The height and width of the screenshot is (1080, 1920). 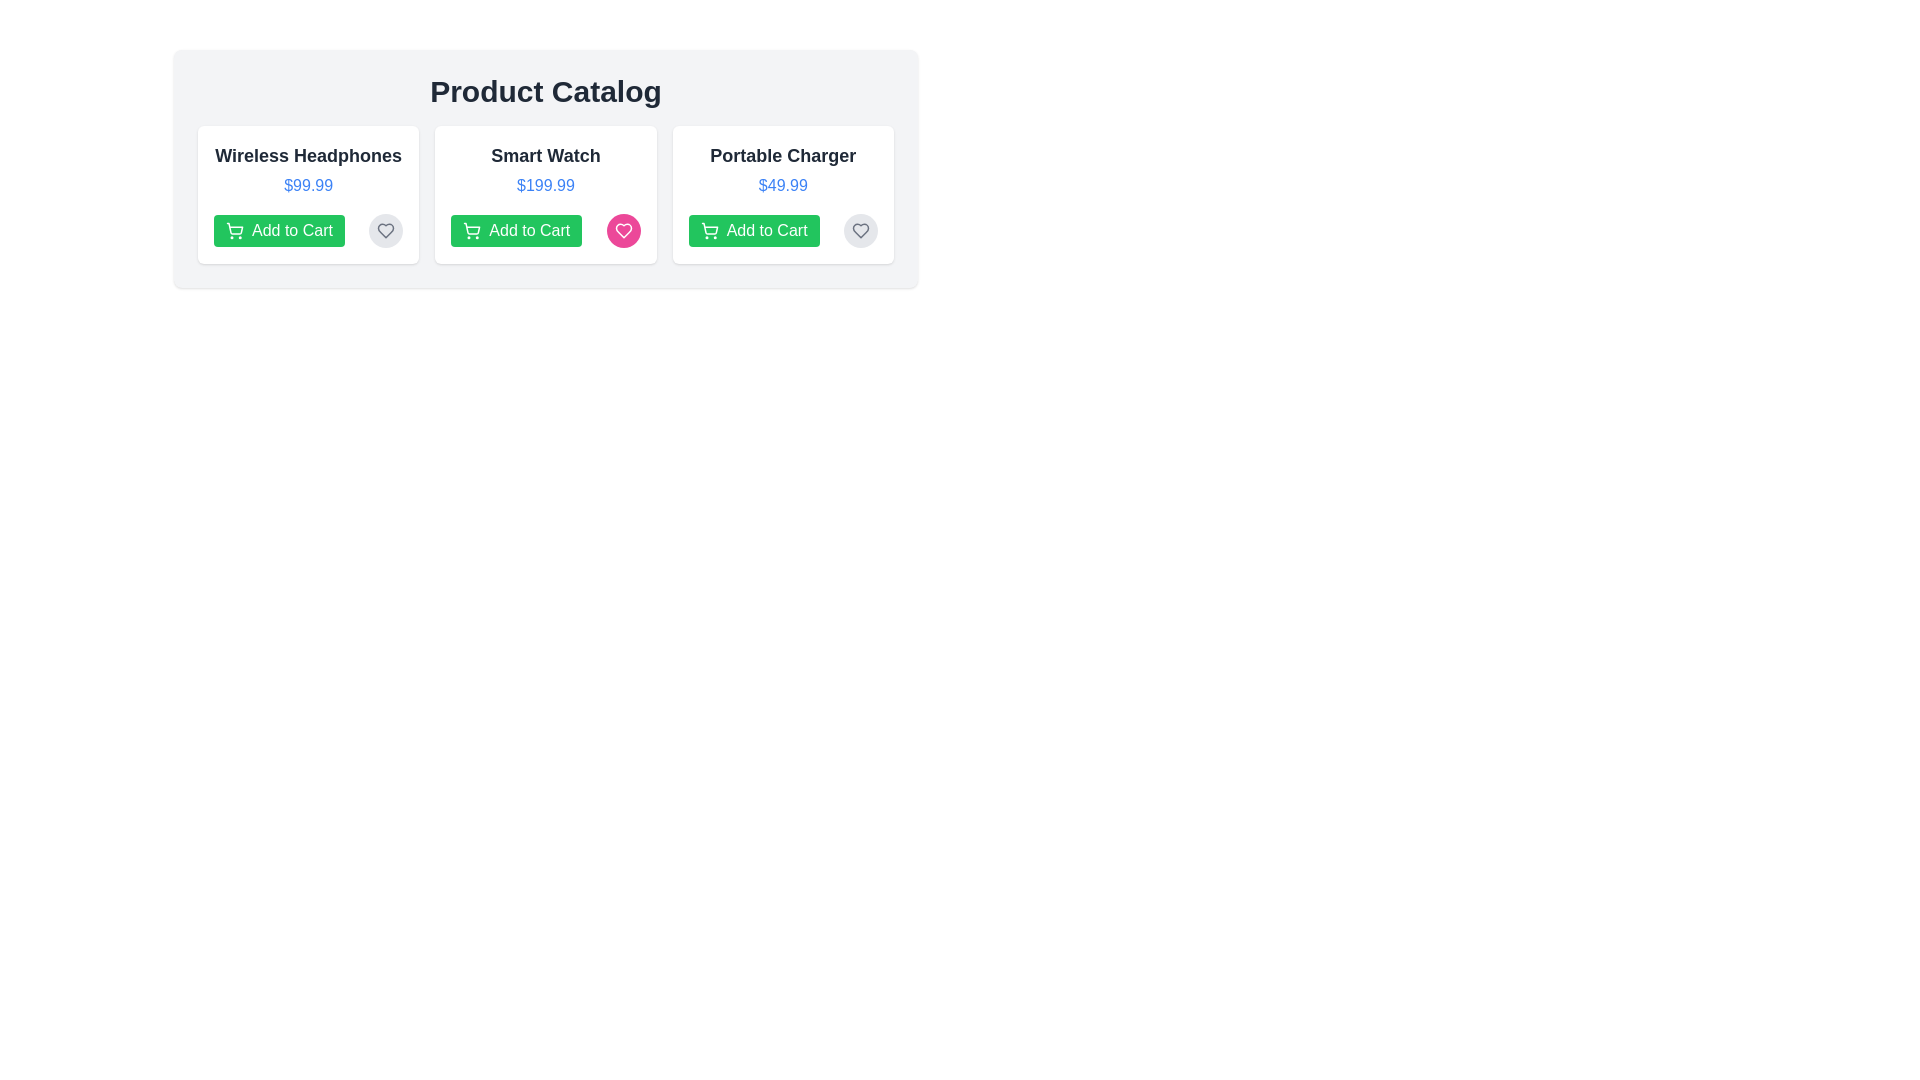 I want to click on the name of the product Portable Charger from the list, so click(x=782, y=154).